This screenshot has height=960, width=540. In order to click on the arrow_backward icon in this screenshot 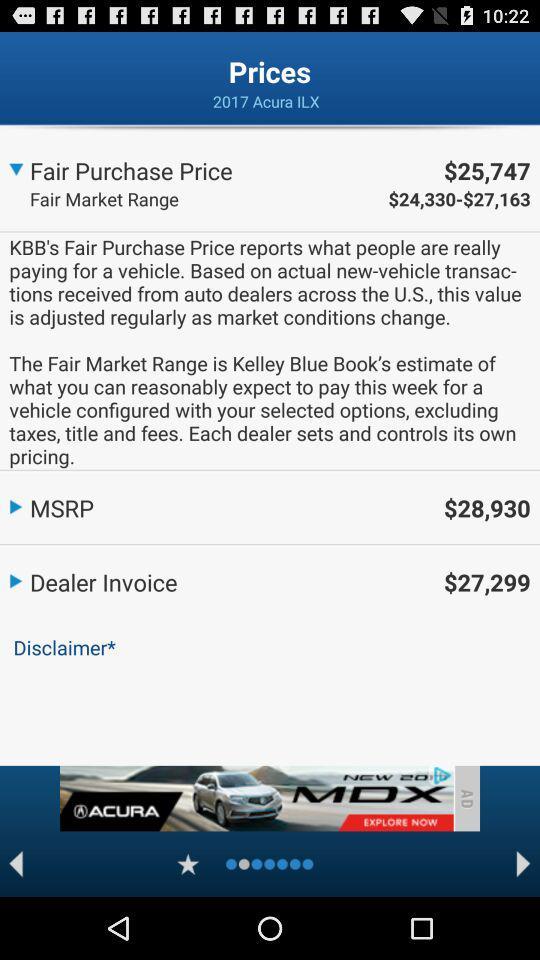, I will do `click(15, 924)`.